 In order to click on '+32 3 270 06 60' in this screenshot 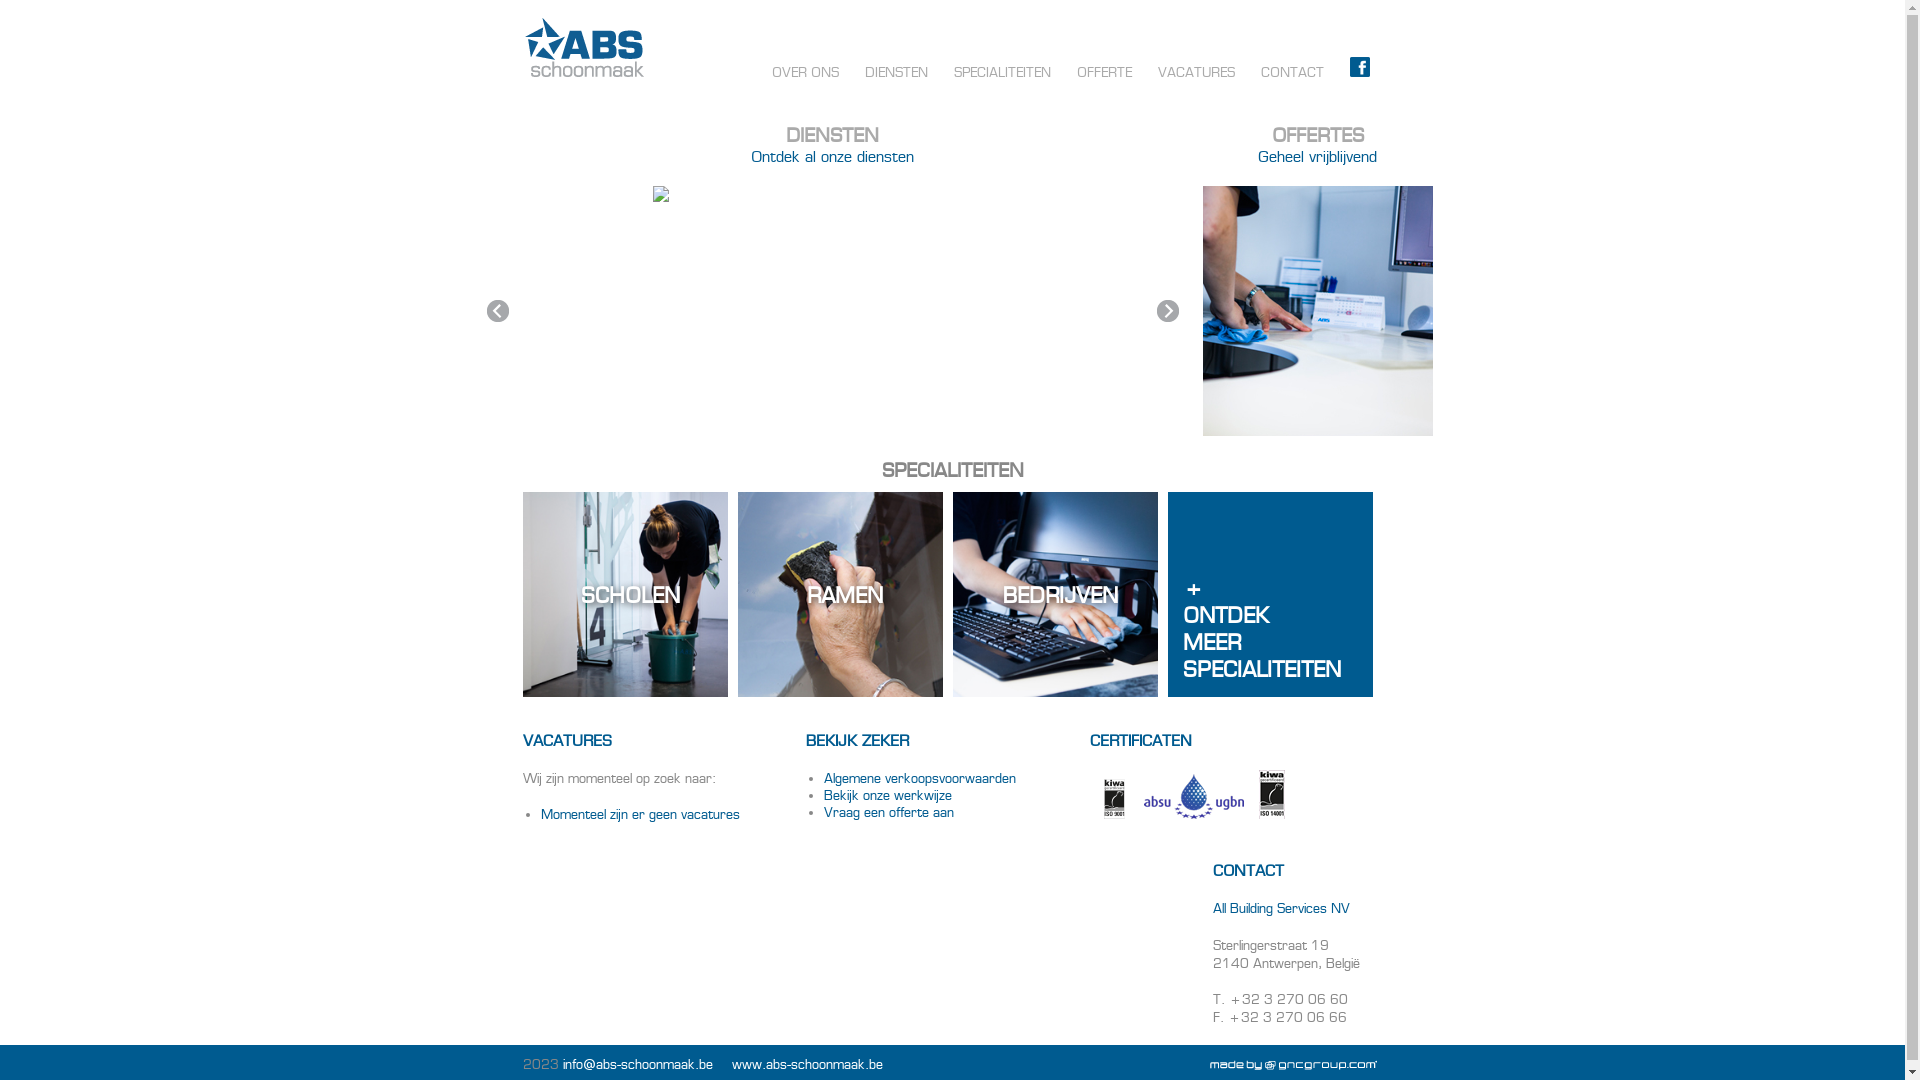, I will do `click(1287, 999)`.